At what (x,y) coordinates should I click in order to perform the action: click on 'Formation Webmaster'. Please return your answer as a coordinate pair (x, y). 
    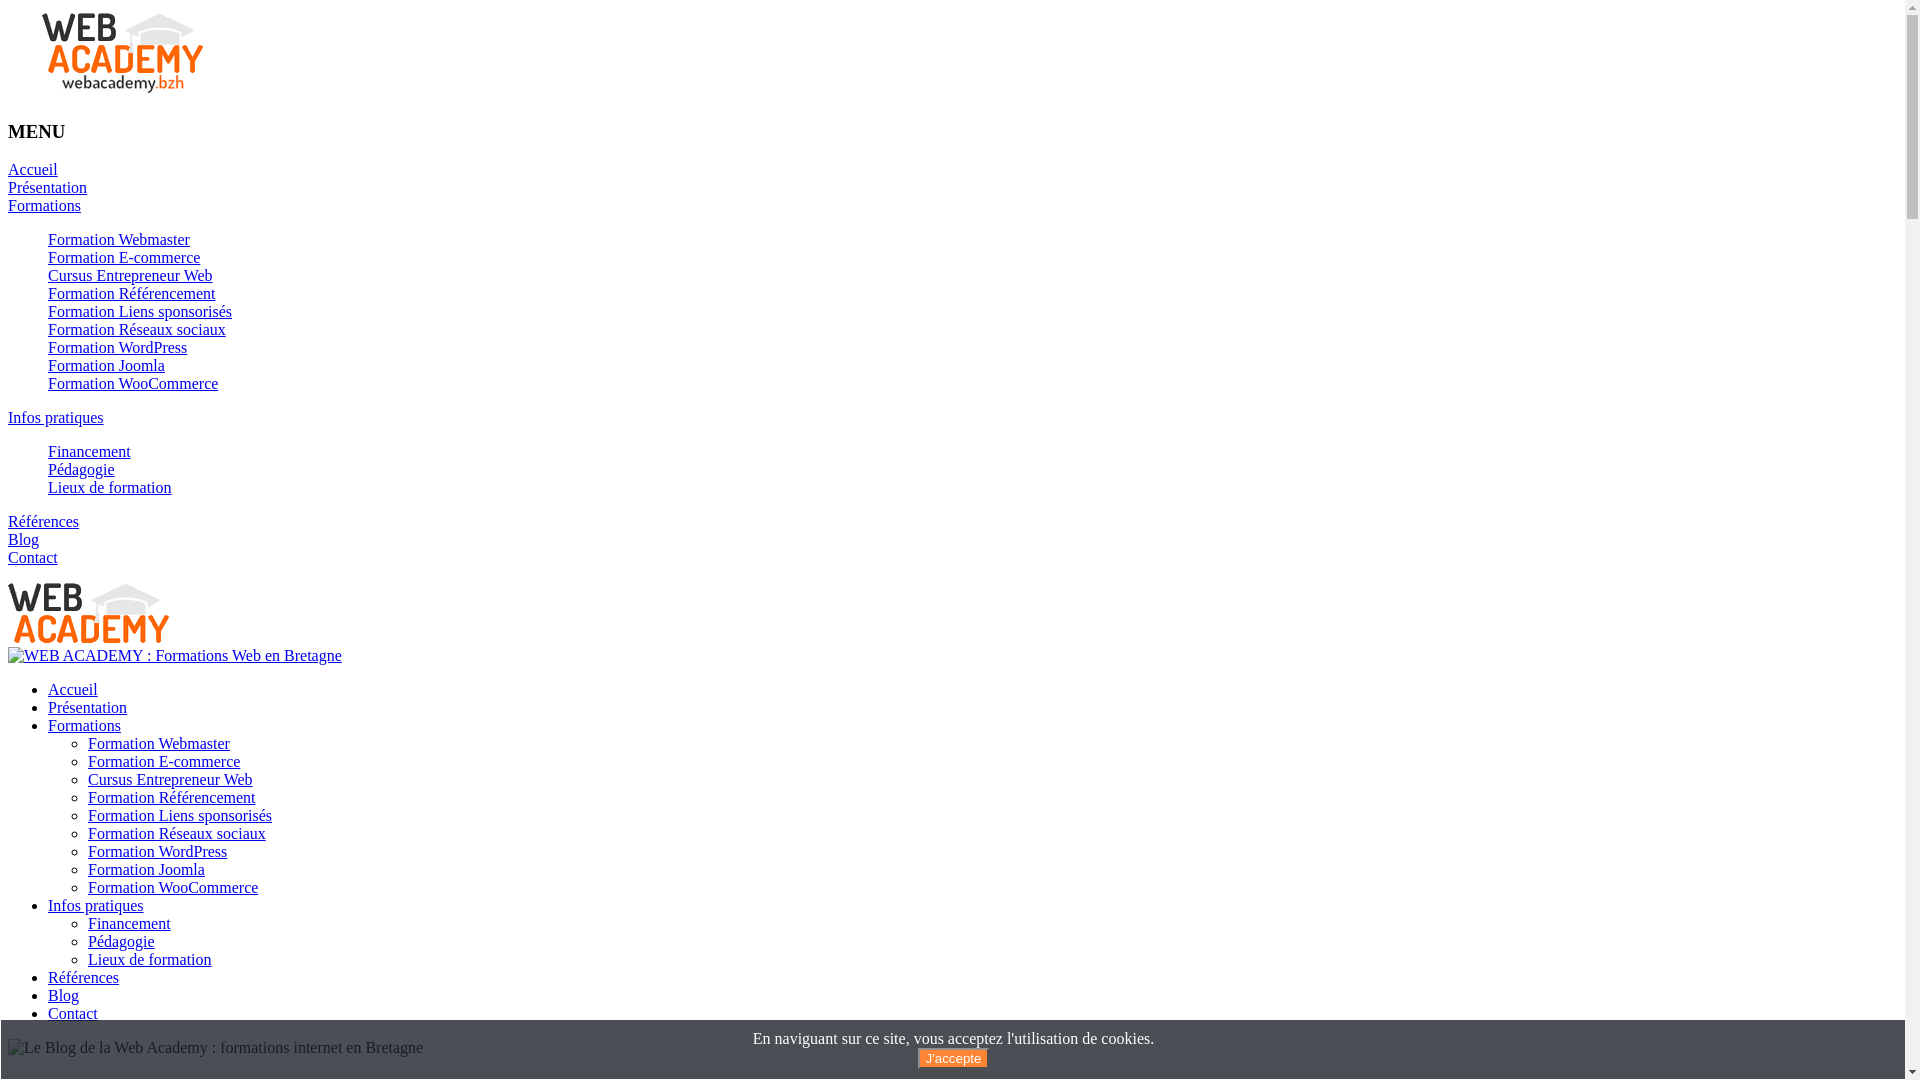
    Looking at the image, I should click on (157, 743).